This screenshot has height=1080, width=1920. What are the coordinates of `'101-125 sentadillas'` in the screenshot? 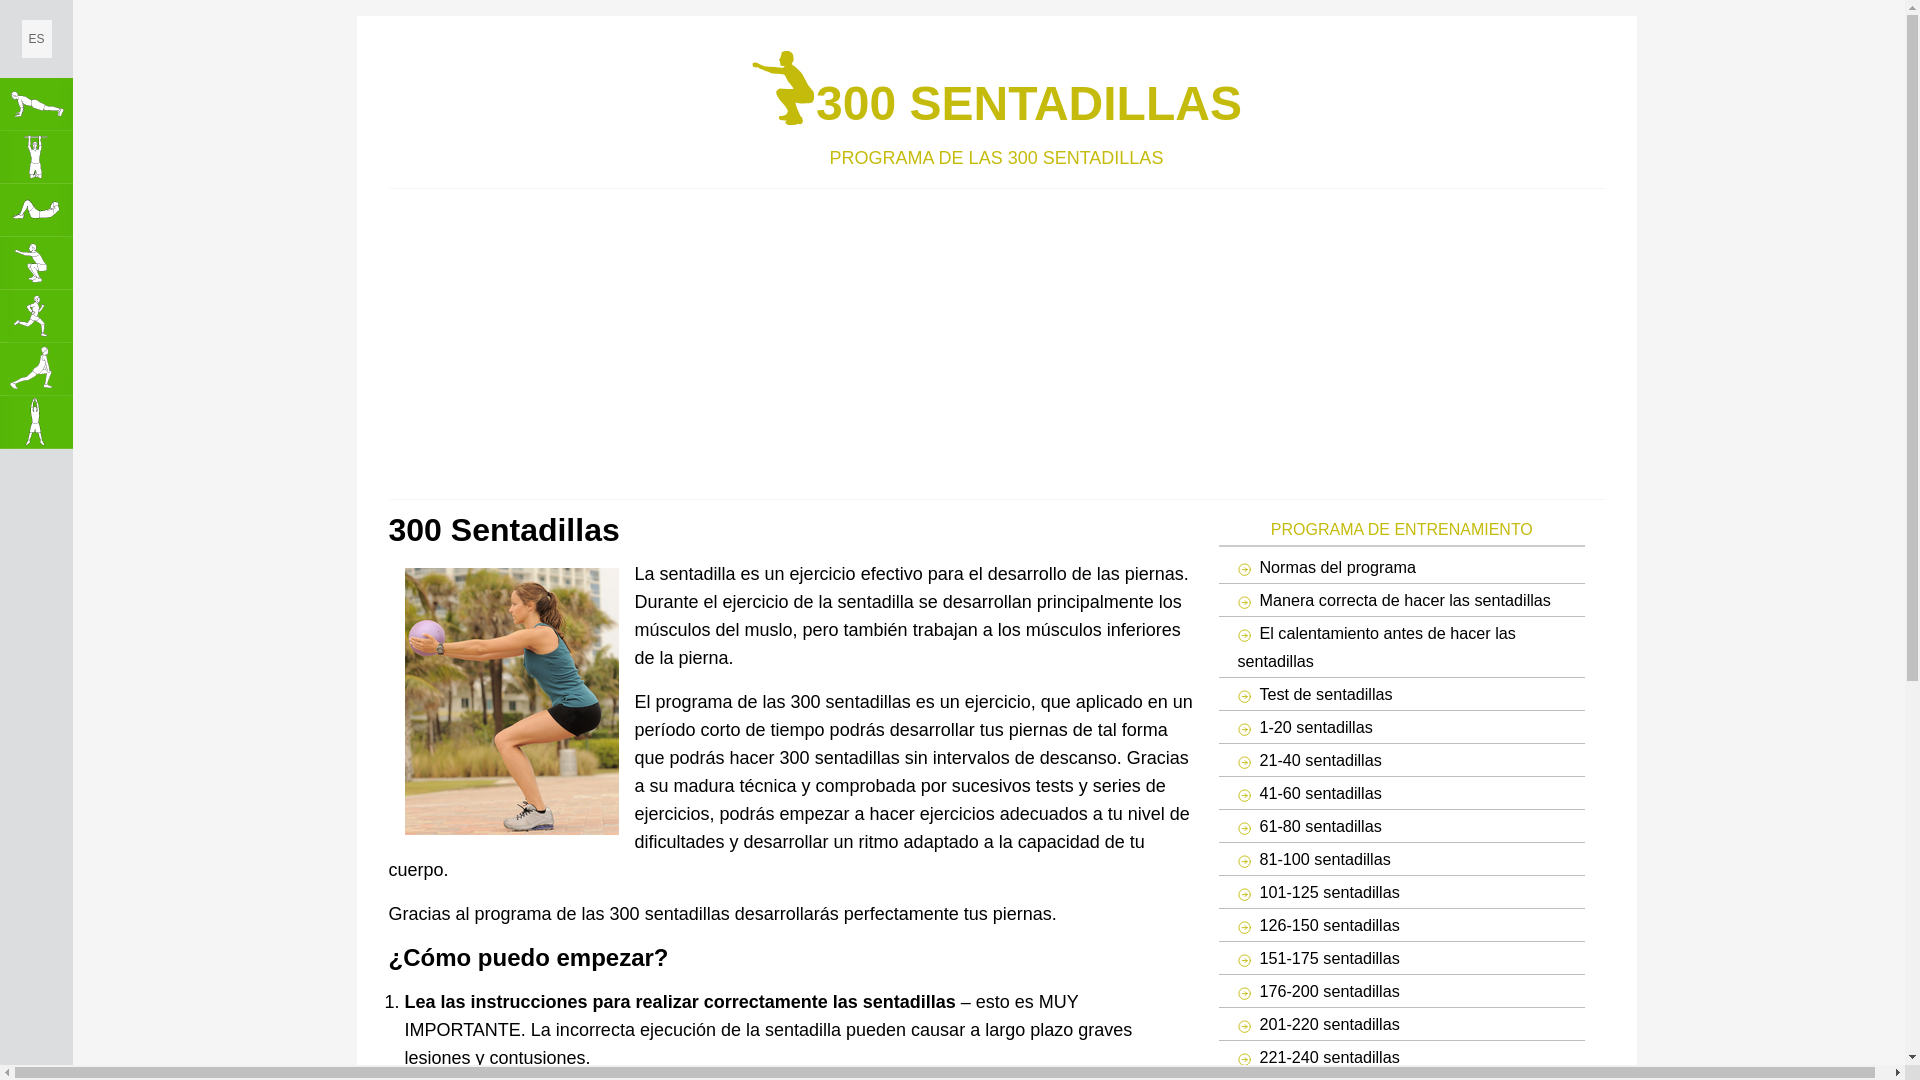 It's located at (1400, 890).